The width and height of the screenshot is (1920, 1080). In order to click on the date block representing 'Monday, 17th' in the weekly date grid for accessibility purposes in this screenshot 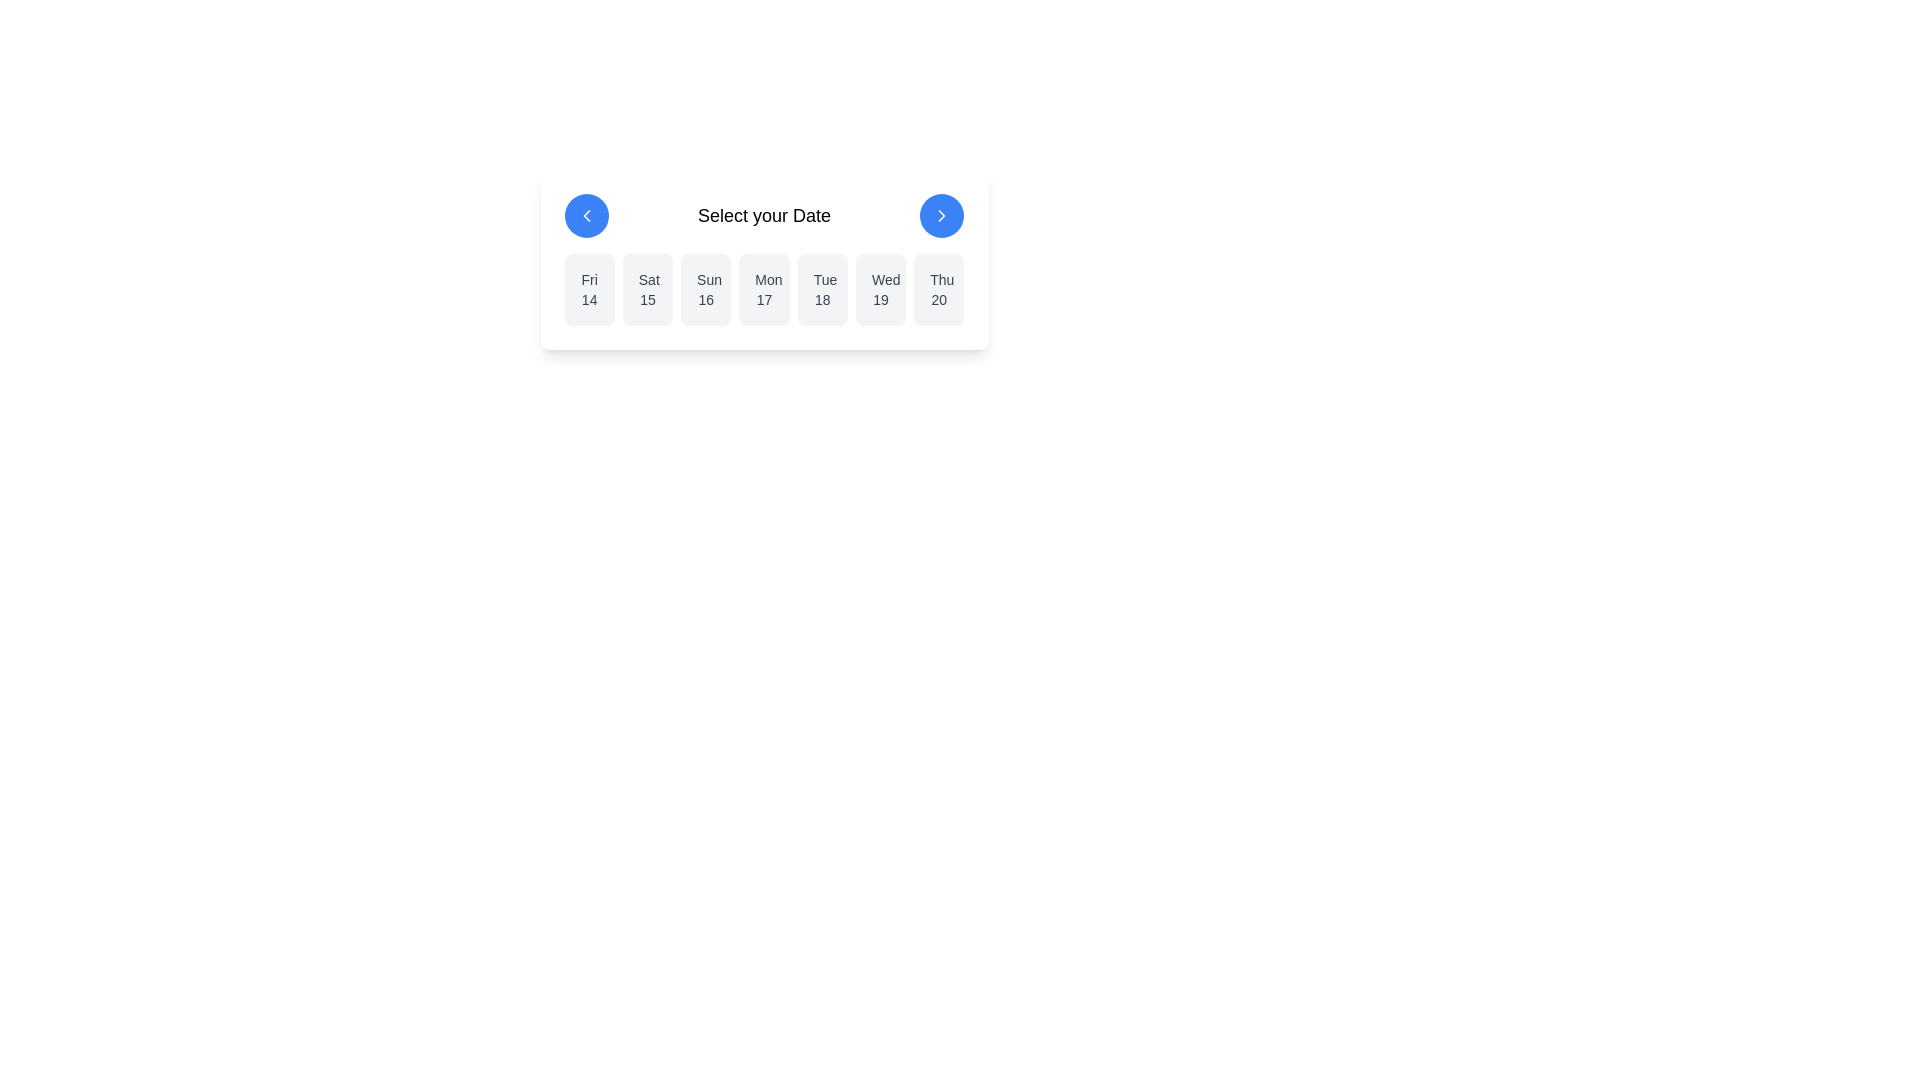, I will do `click(763, 289)`.